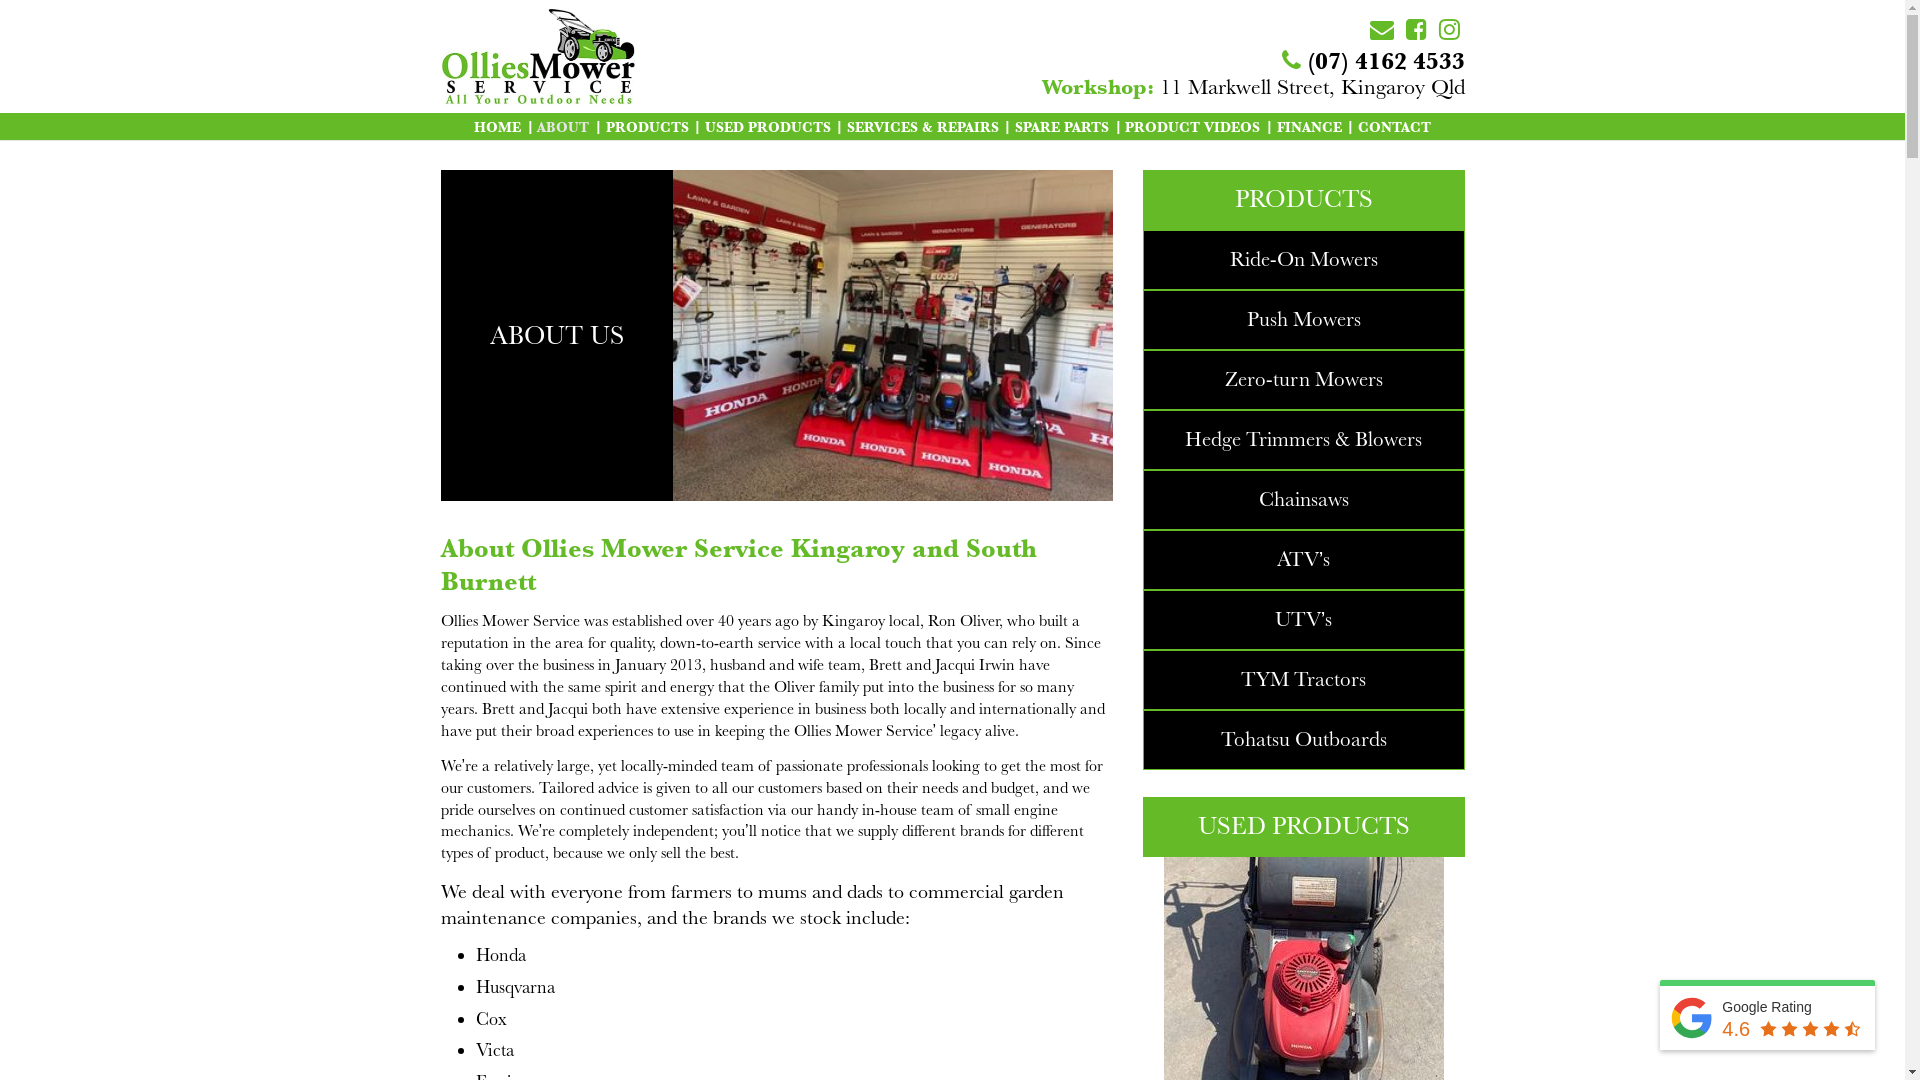 This screenshot has width=1920, height=1080. What do you see at coordinates (1304, 498) in the screenshot?
I see `'Chainsaws'` at bounding box center [1304, 498].